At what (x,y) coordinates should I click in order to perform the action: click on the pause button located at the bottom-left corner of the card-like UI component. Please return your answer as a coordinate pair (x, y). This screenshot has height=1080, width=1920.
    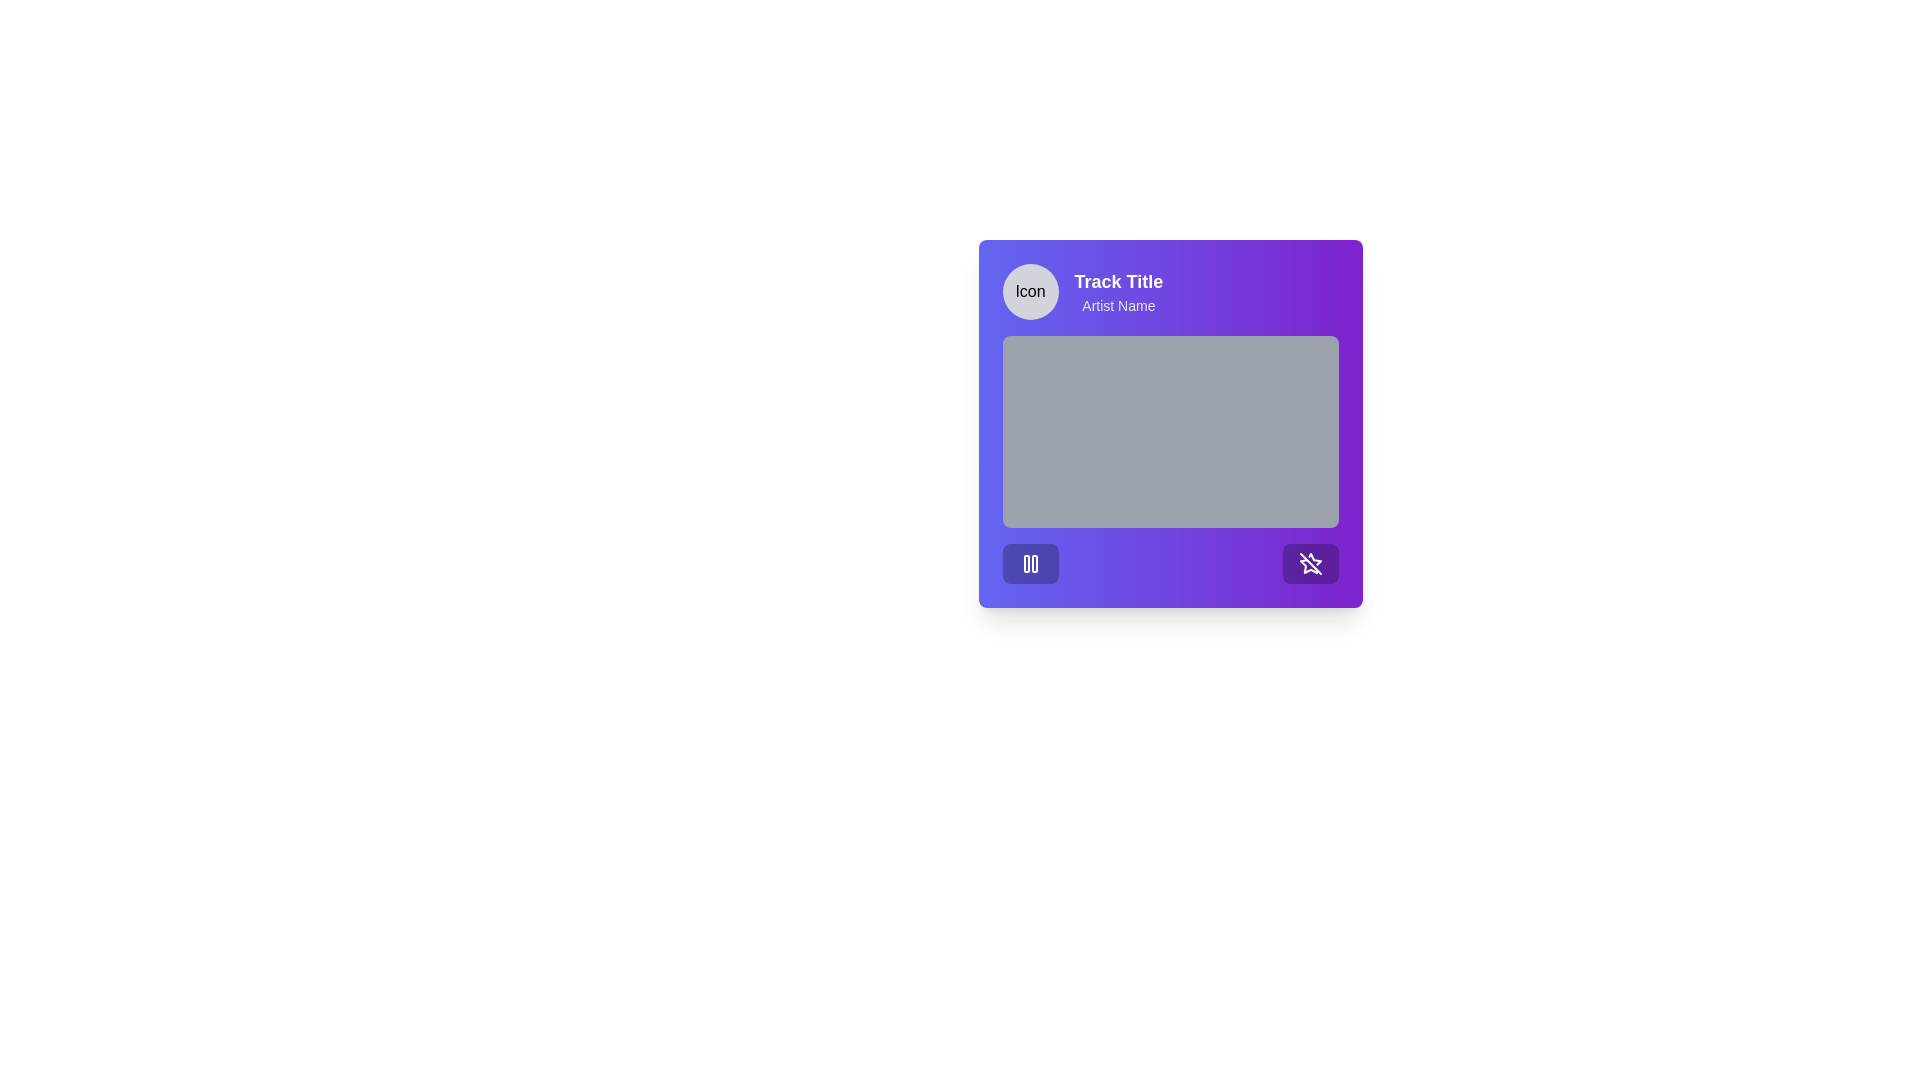
    Looking at the image, I should click on (1030, 563).